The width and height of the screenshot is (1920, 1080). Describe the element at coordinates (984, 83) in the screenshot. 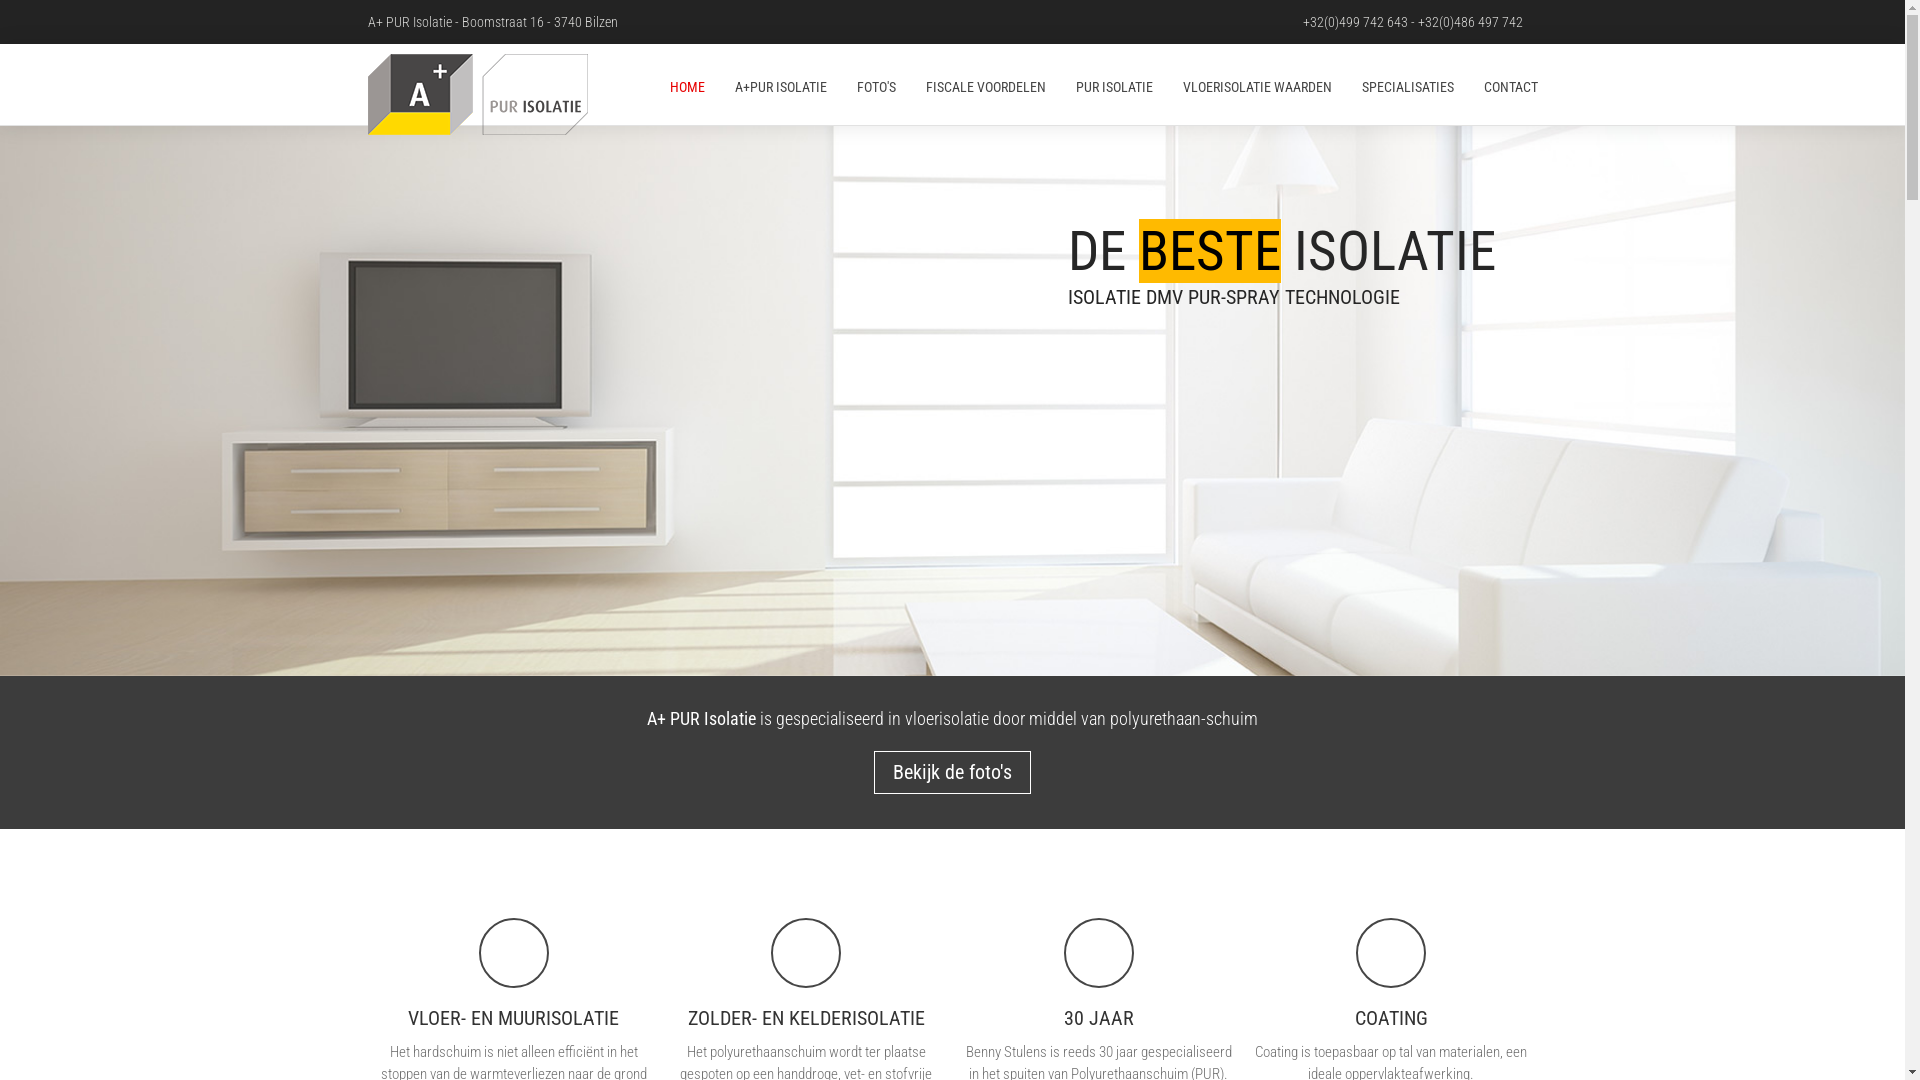

I see `'FISCALE VOORDELEN'` at that location.